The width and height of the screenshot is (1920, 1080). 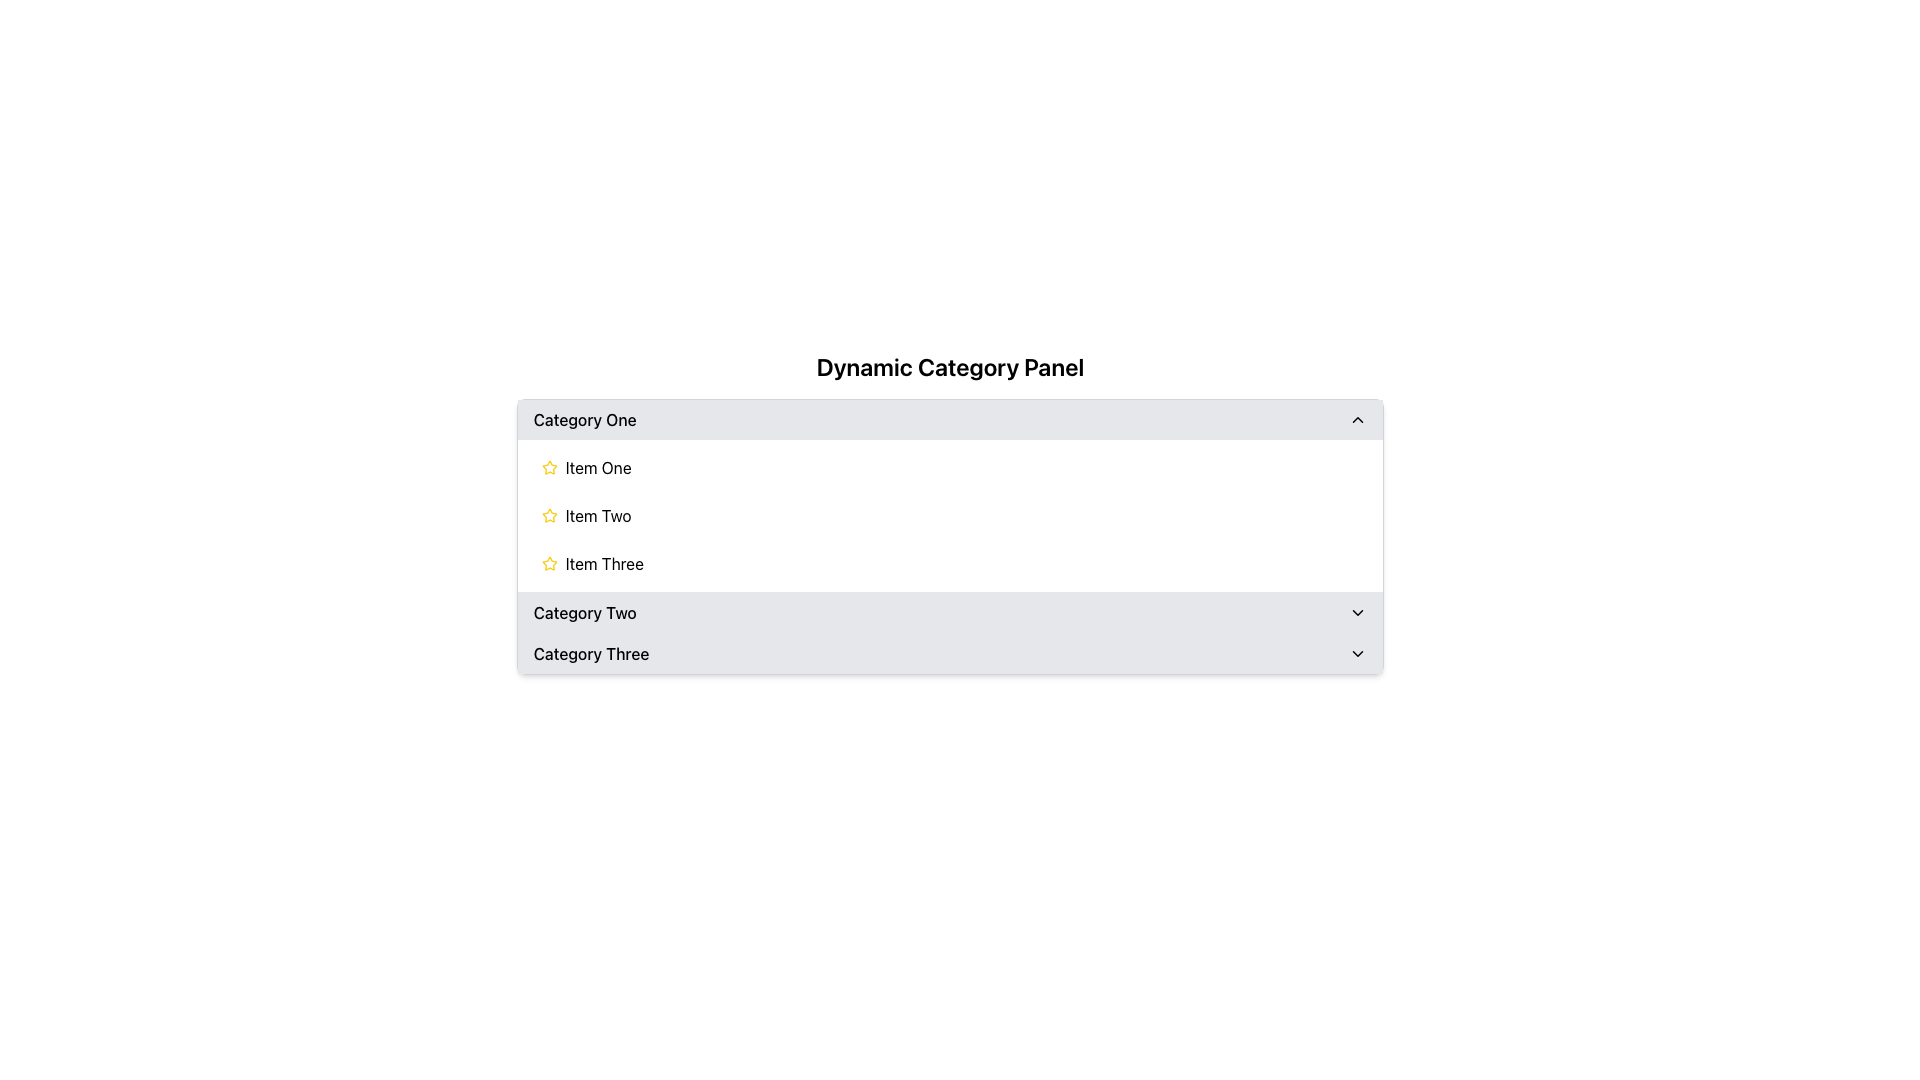 What do you see at coordinates (949, 612) in the screenshot?
I see `the second row in the list of categories, which is a List item with menu toggle` at bounding box center [949, 612].